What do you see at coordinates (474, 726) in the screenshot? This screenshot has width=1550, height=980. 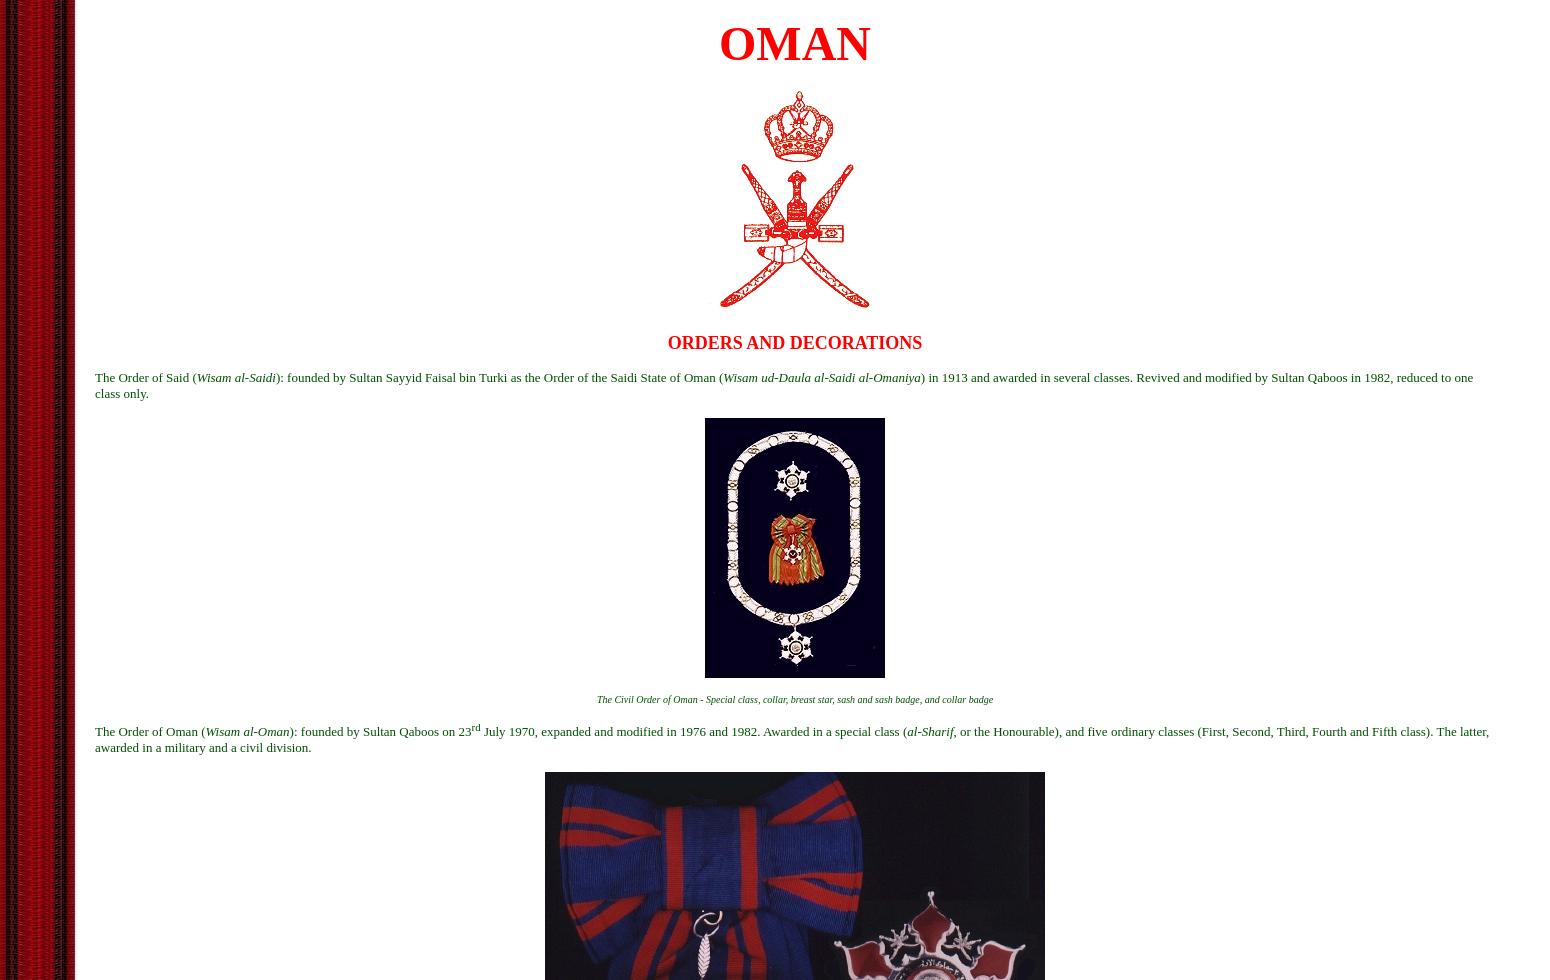 I see `'rd'` at bounding box center [474, 726].